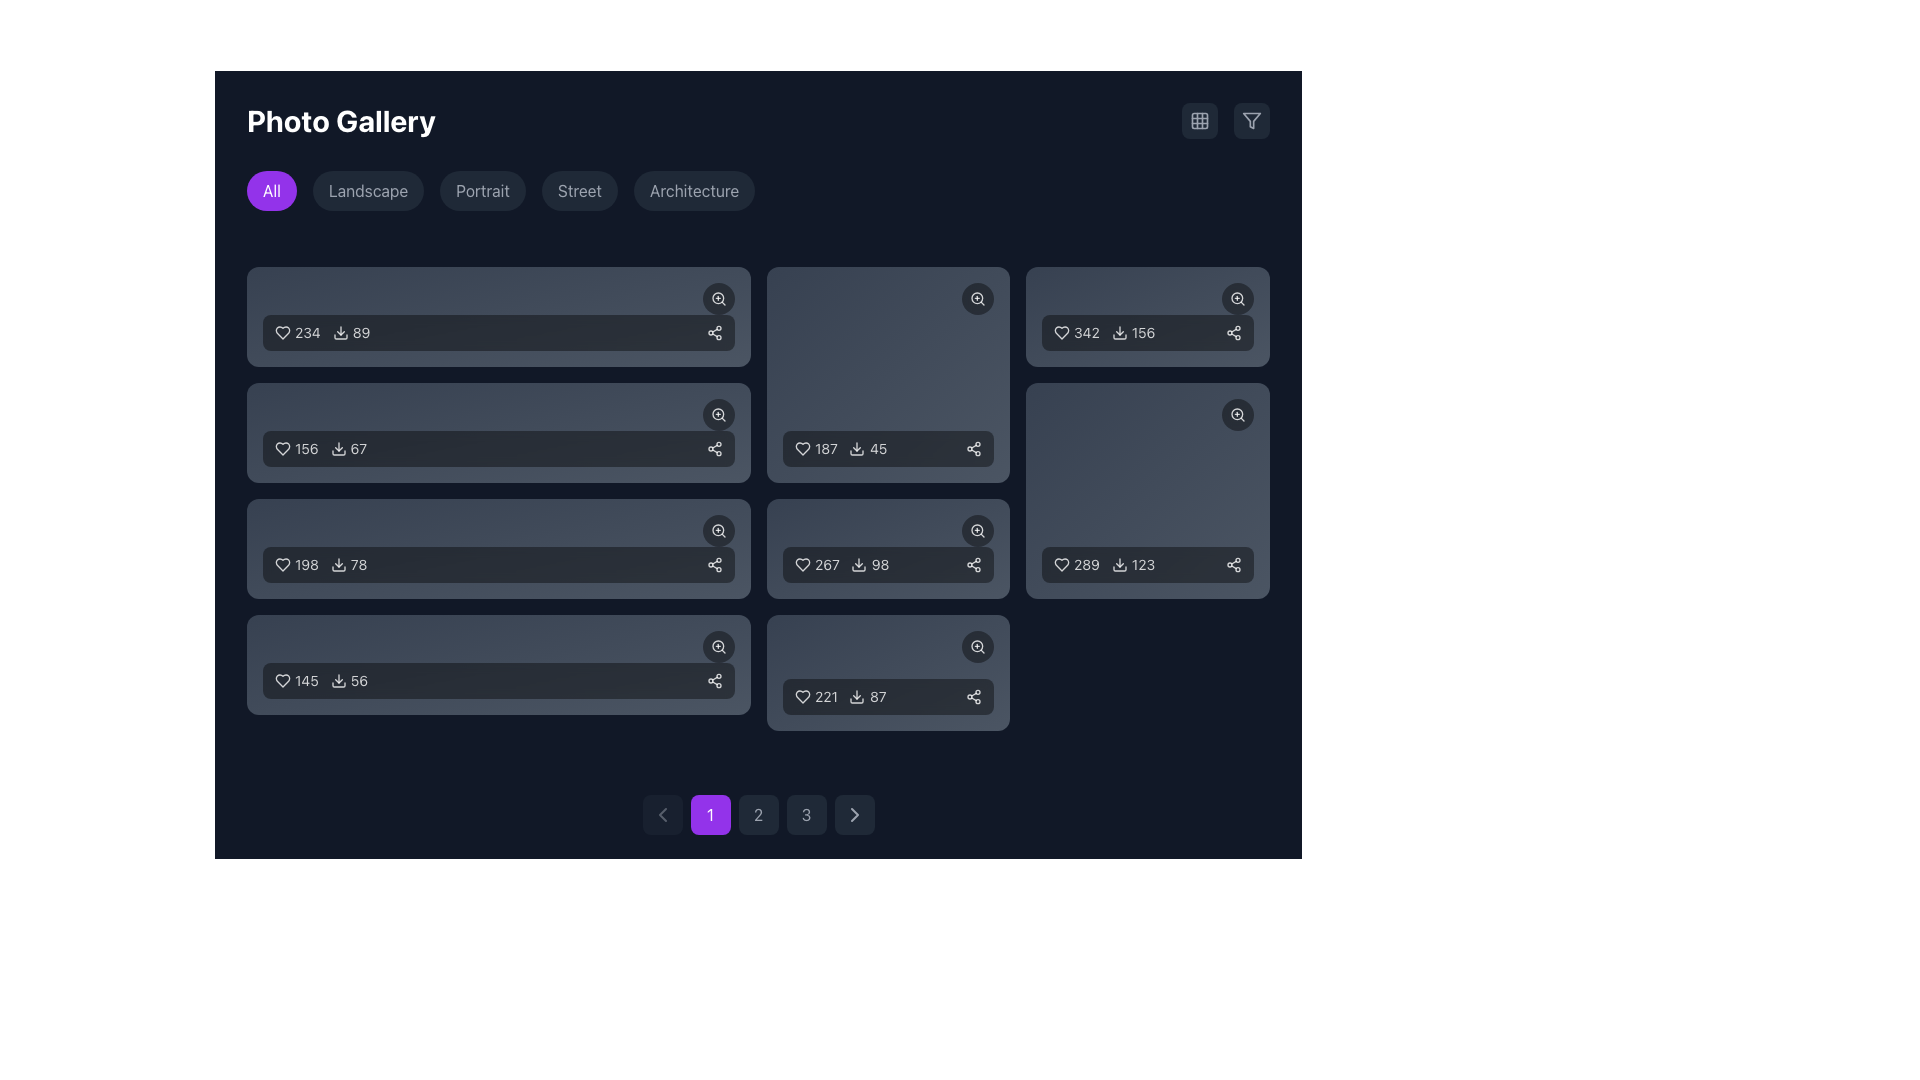  Describe the element at coordinates (718, 414) in the screenshot. I see `the zoom button located at the top-right corner of the second image card in the first column to trigger visual feedback` at that location.